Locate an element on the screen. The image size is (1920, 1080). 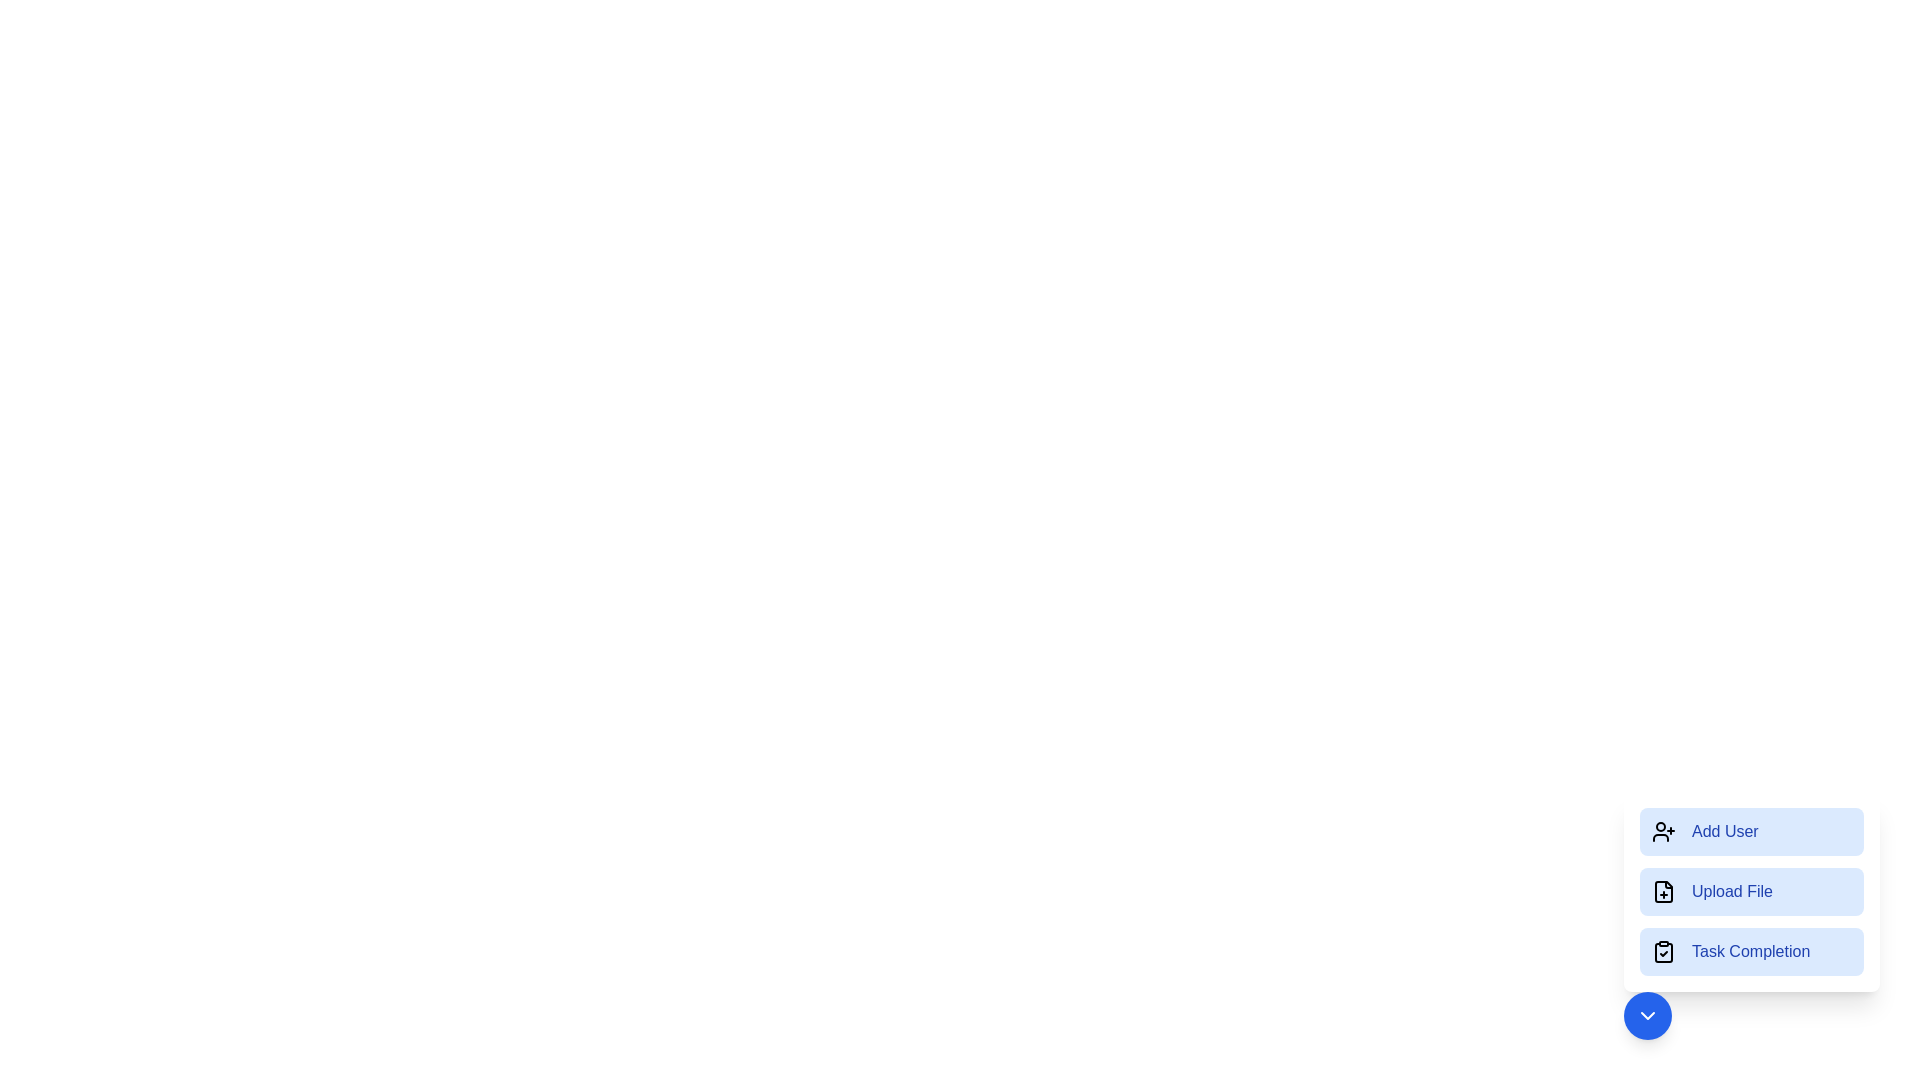
the Add User button is located at coordinates (1751, 832).